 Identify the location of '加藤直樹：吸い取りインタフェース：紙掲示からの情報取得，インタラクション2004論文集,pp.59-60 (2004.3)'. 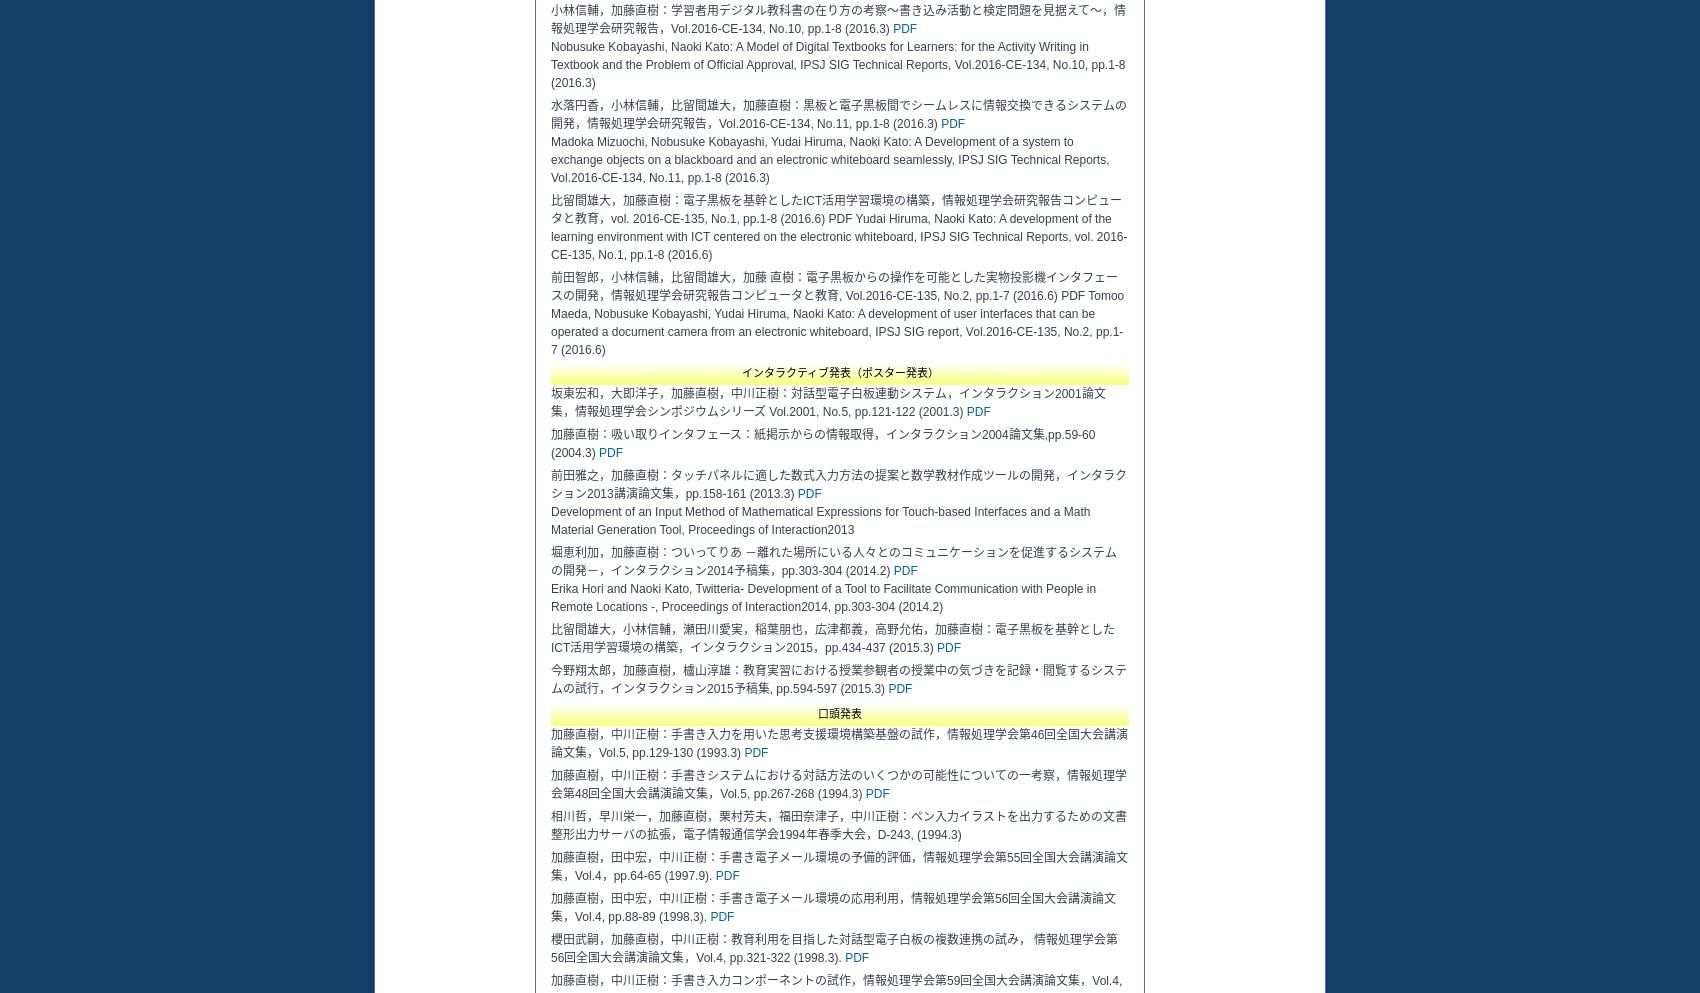
(821, 443).